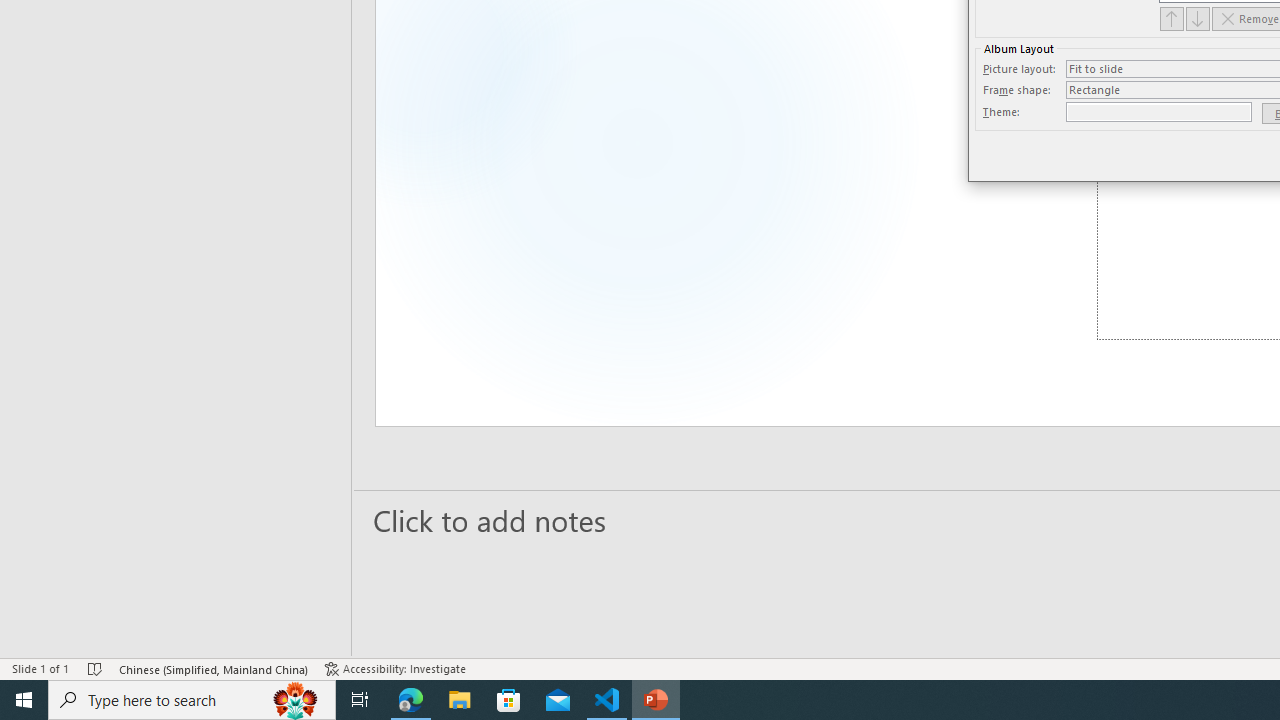 Image resolution: width=1280 pixels, height=720 pixels. What do you see at coordinates (359, 698) in the screenshot?
I see `'Task View'` at bounding box center [359, 698].